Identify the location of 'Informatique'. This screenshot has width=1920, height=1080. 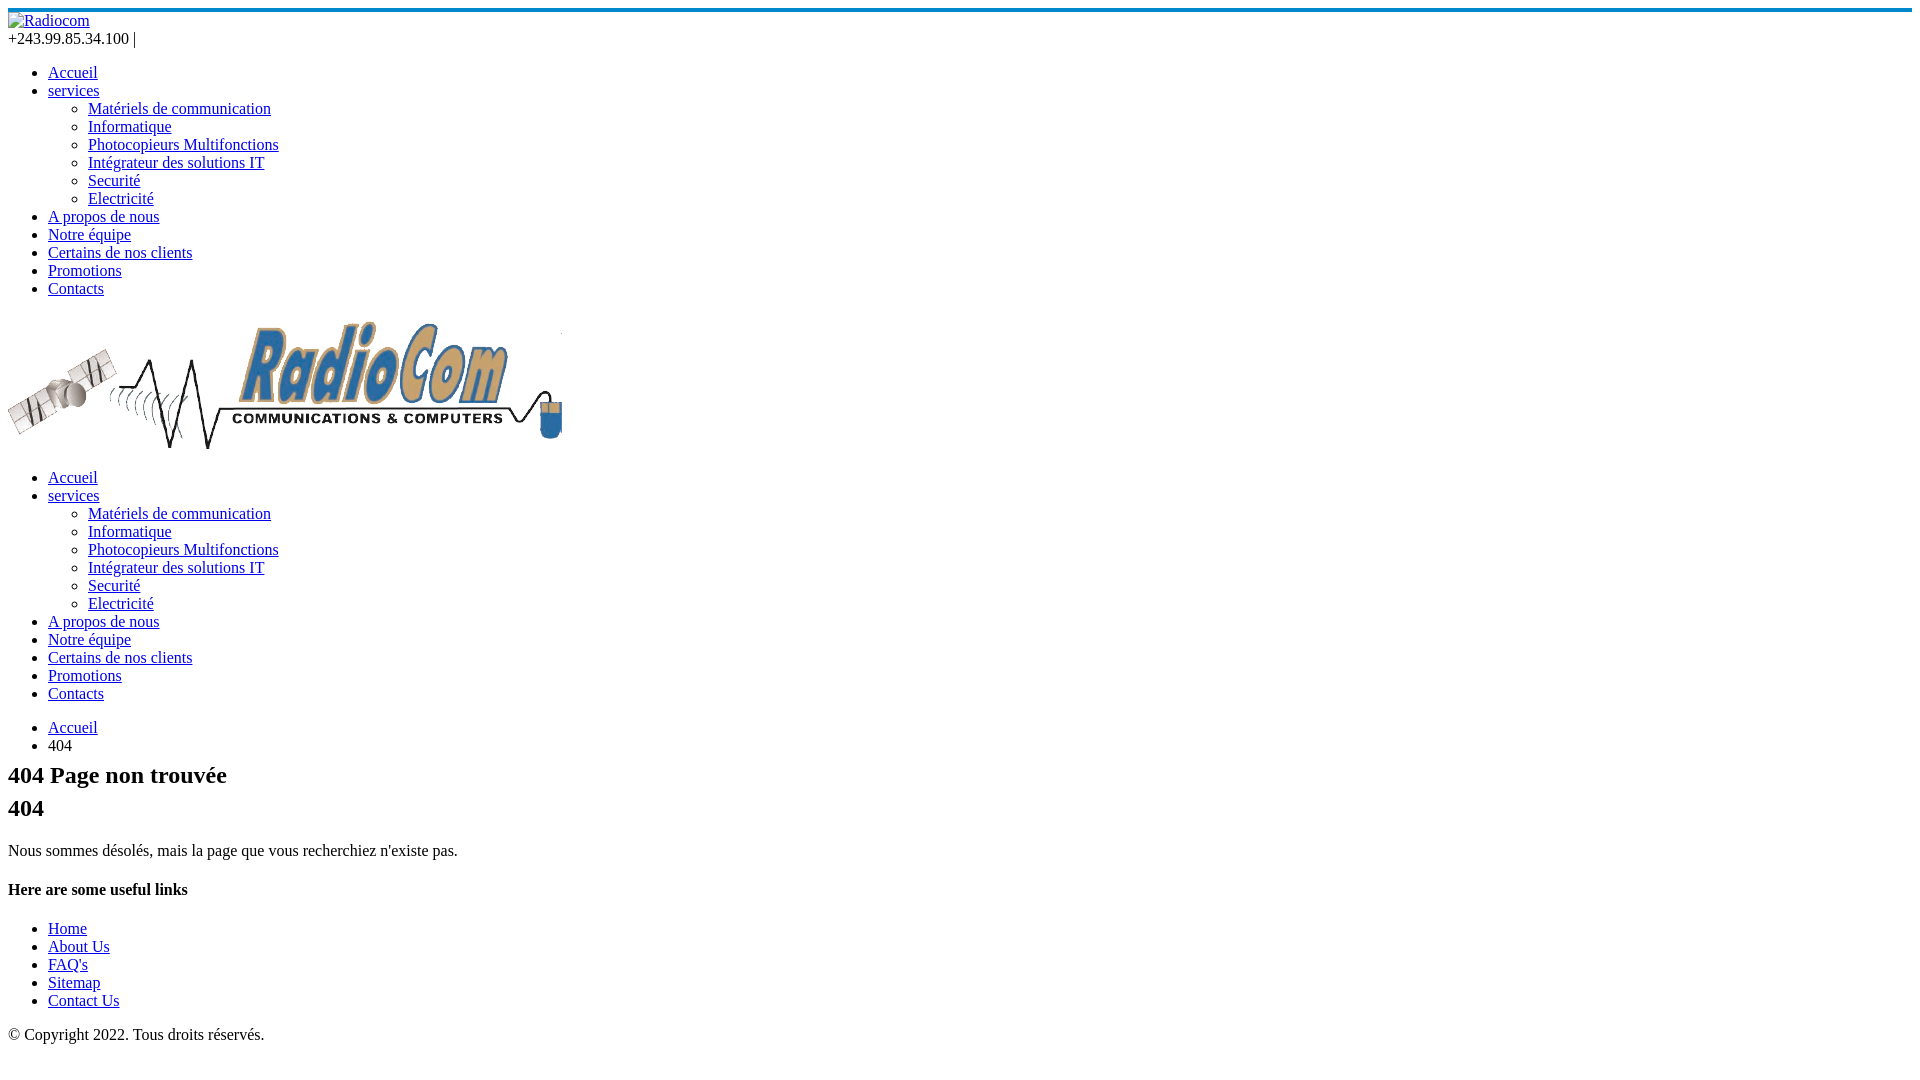
(86, 126).